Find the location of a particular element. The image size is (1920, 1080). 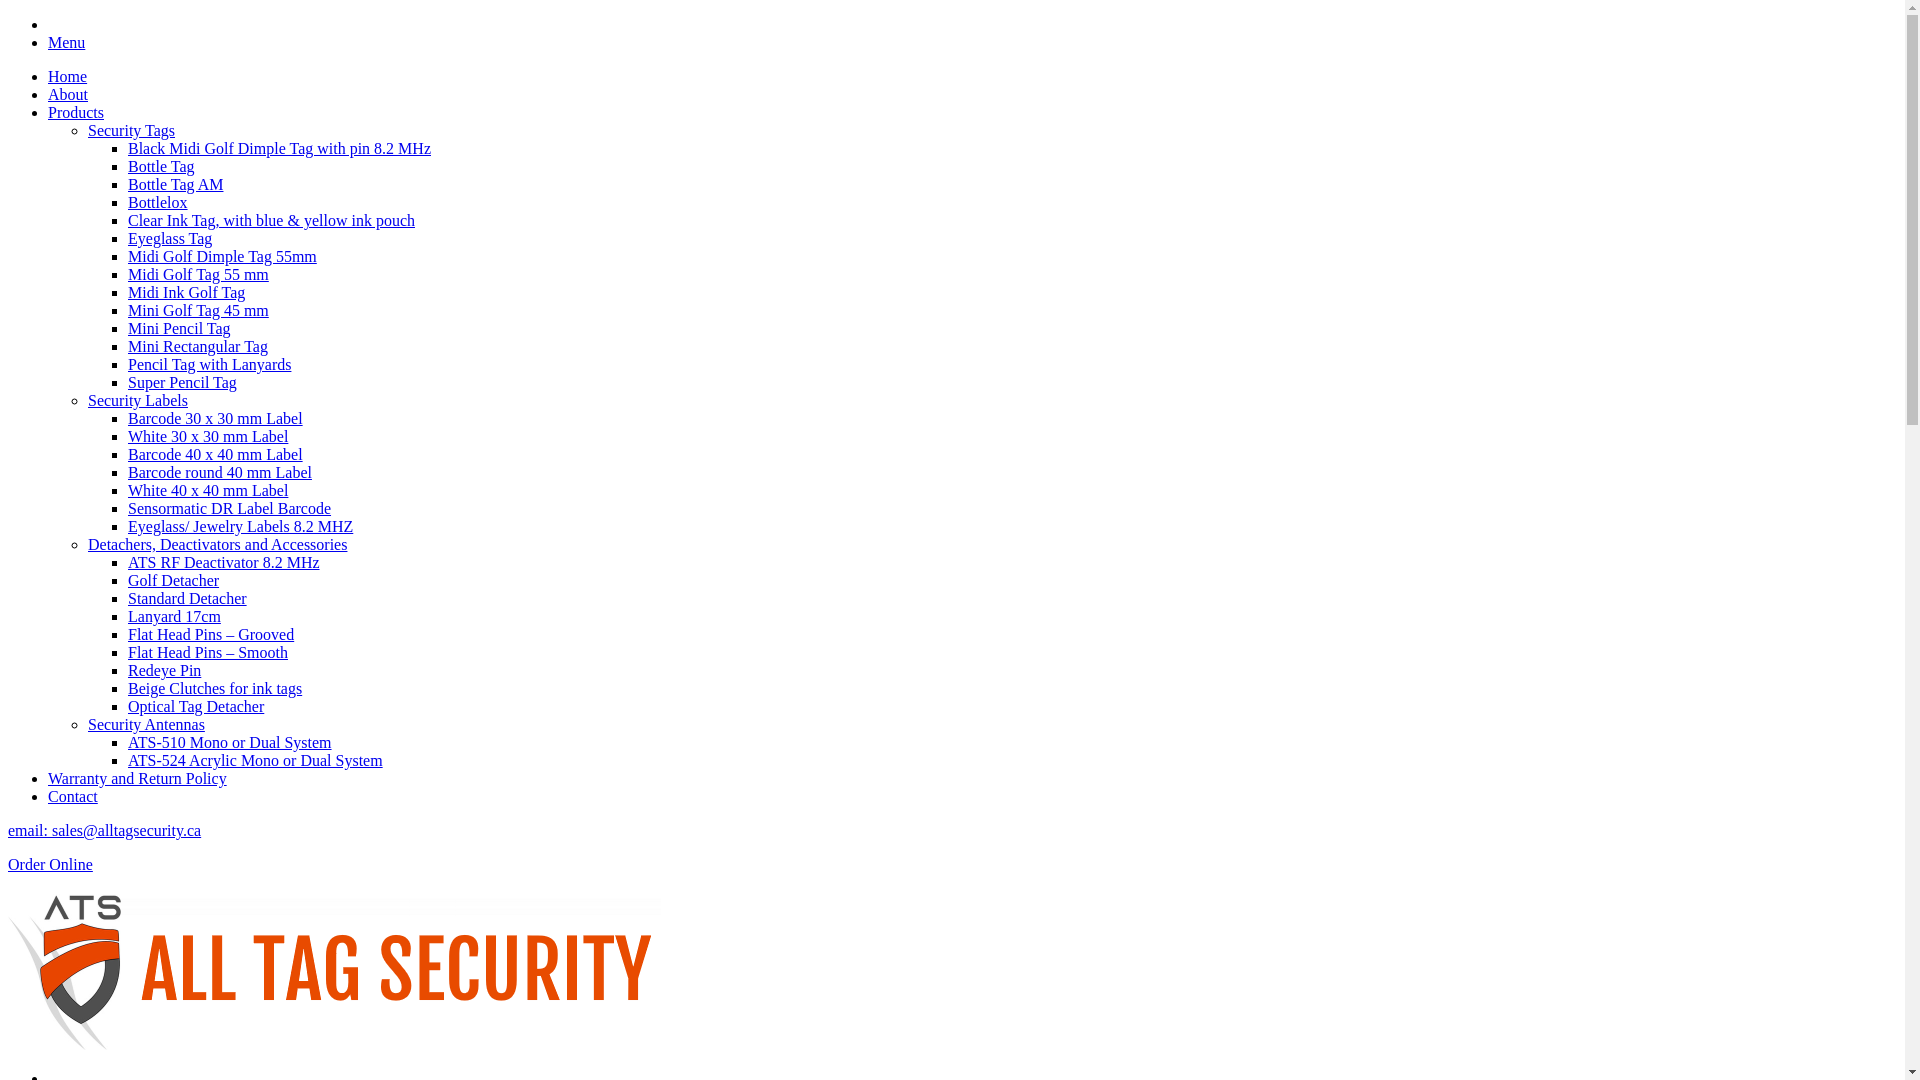

'Redeye Pin' is located at coordinates (164, 670).